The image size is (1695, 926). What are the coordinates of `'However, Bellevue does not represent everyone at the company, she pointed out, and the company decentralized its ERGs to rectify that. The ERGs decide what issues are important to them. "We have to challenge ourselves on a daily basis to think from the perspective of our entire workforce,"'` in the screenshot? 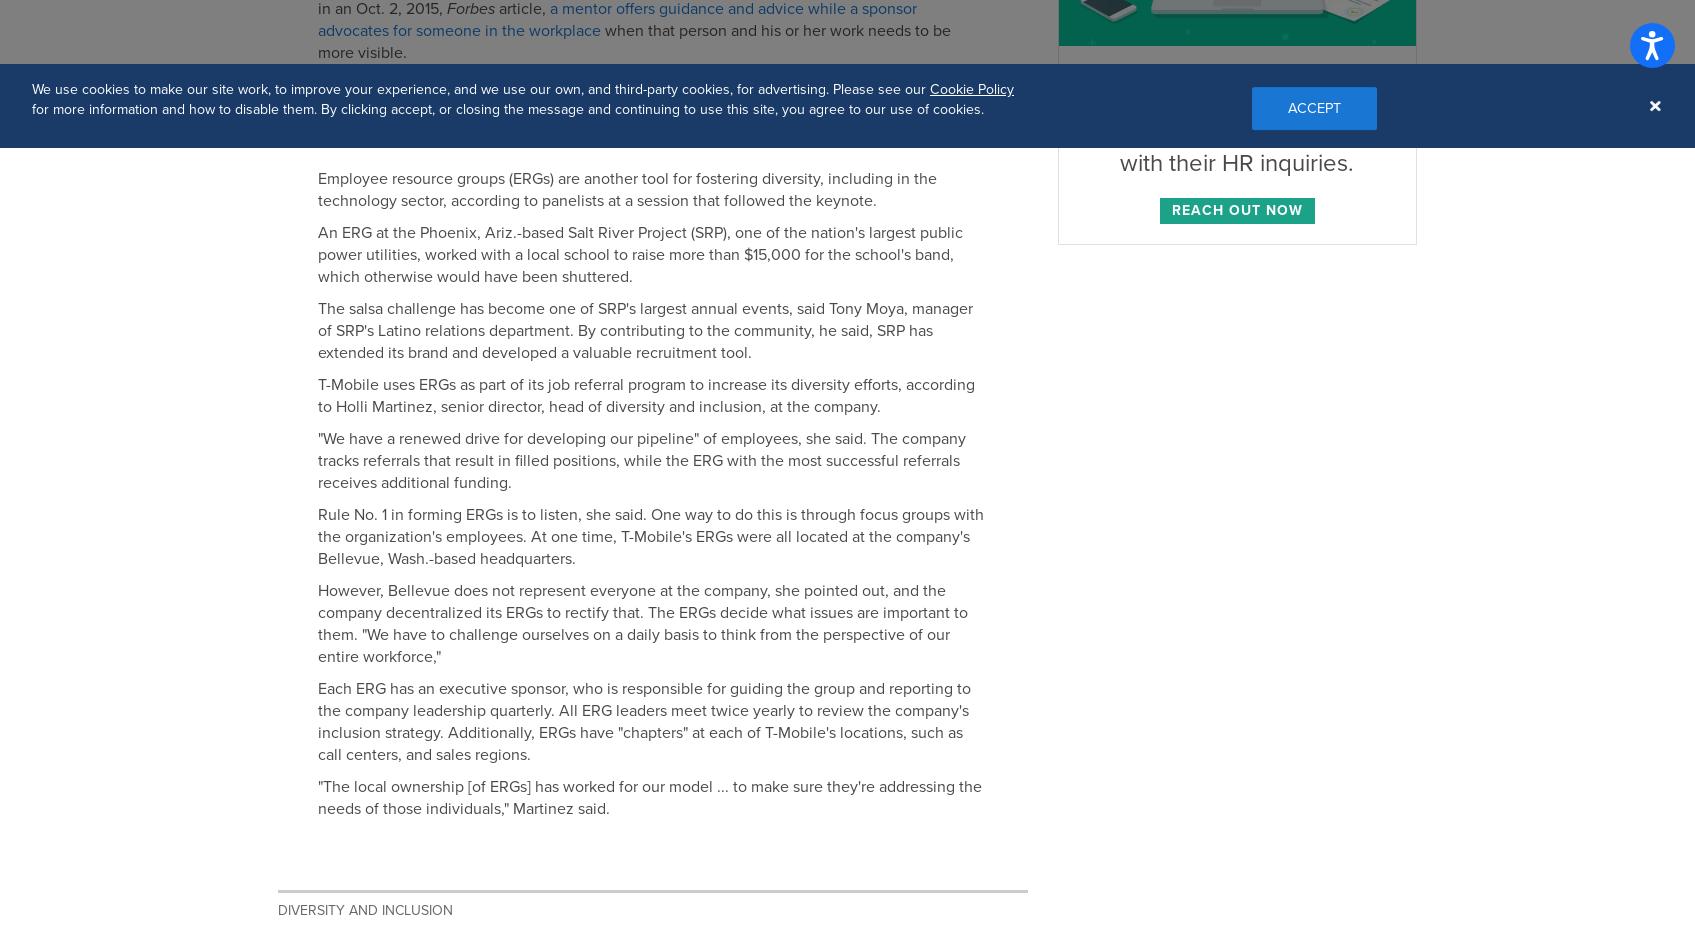 It's located at (641, 623).